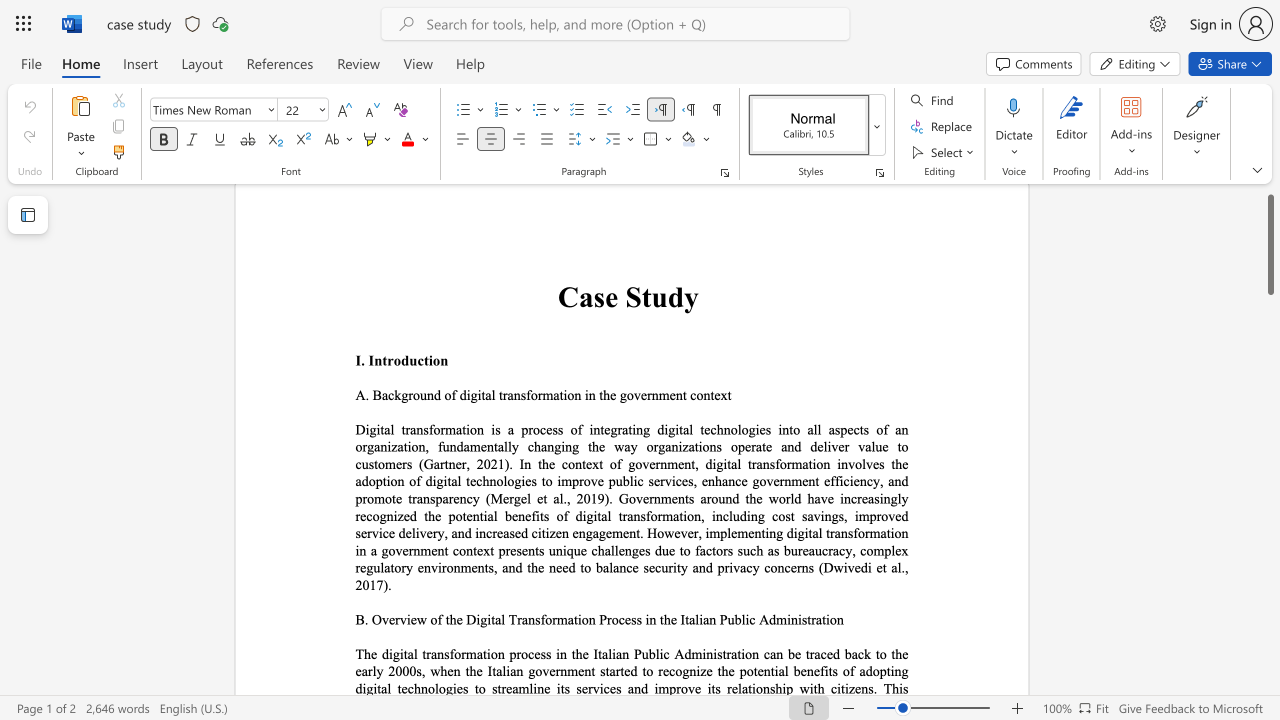  Describe the element at coordinates (1269, 243) in the screenshot. I see `the scrollbar and move down 840 pixels` at that location.